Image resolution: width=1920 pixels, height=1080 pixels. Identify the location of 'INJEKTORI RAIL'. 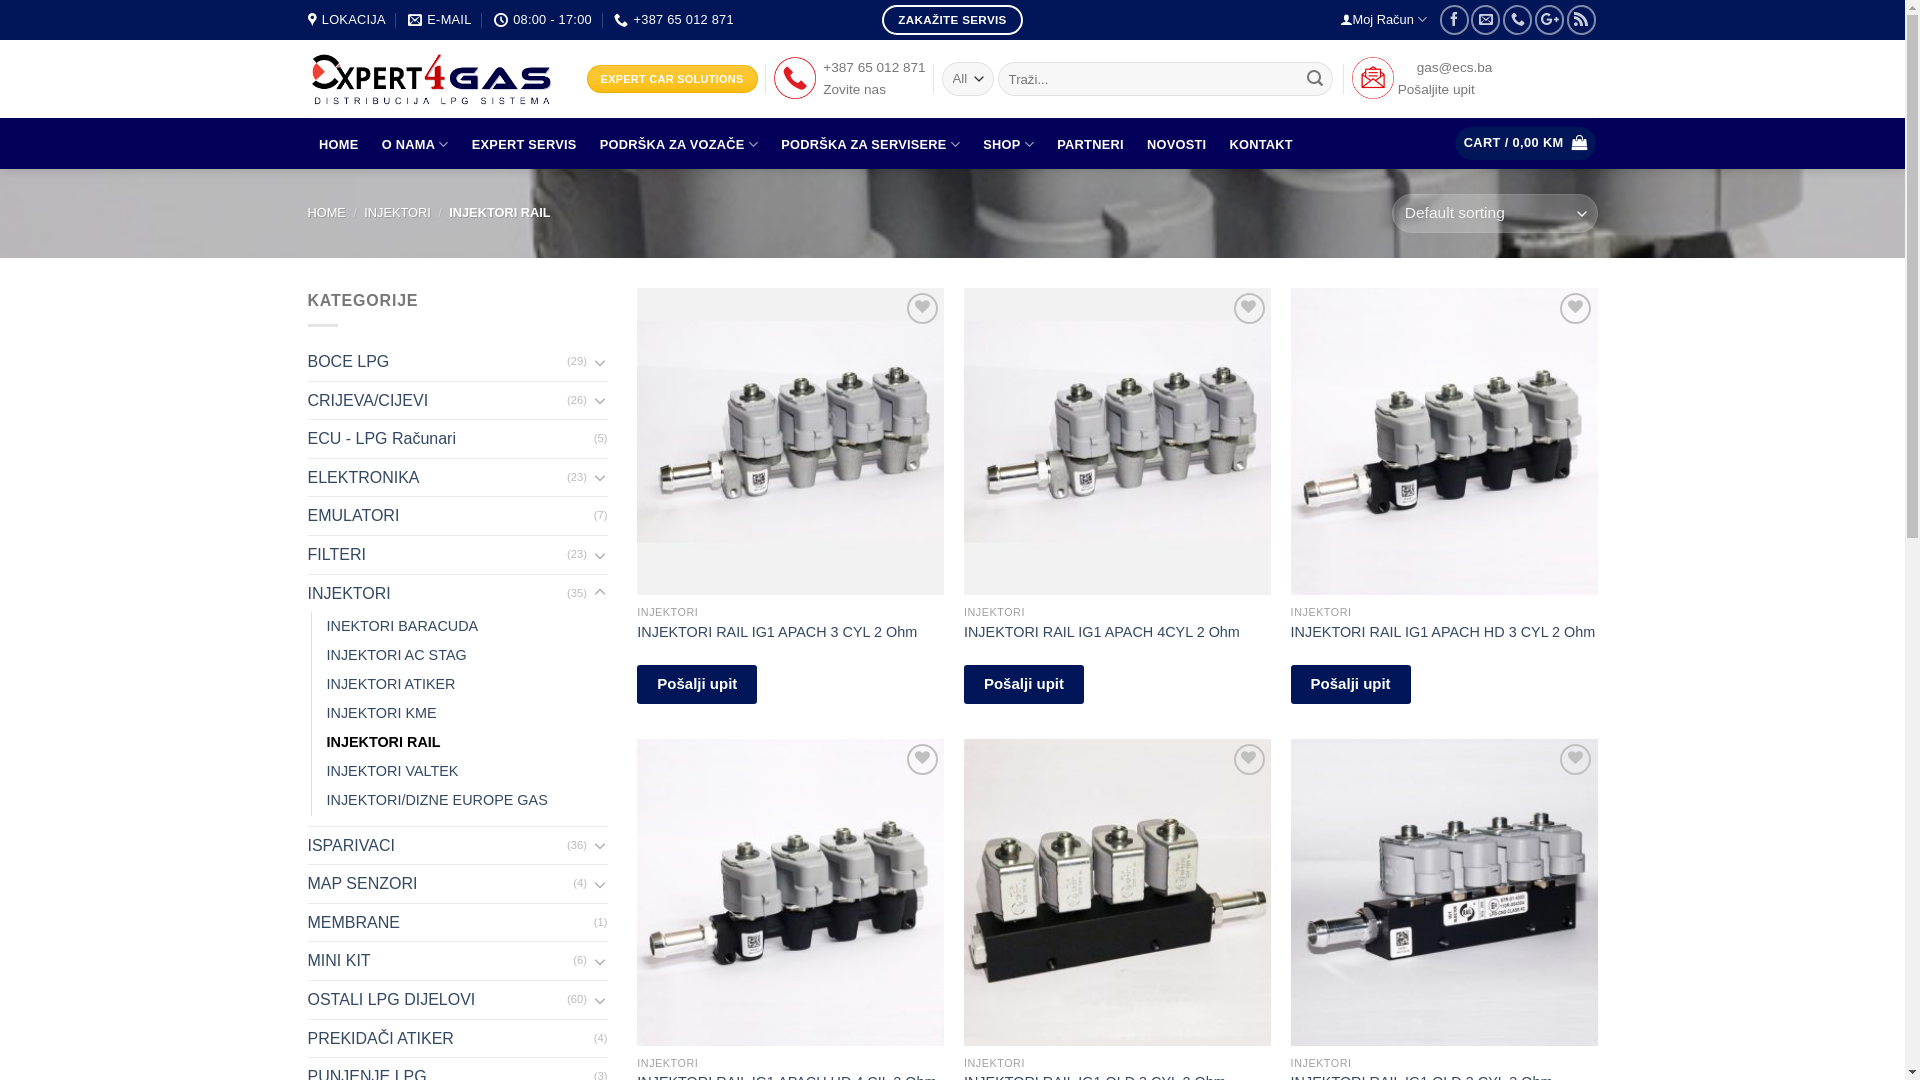
(383, 742).